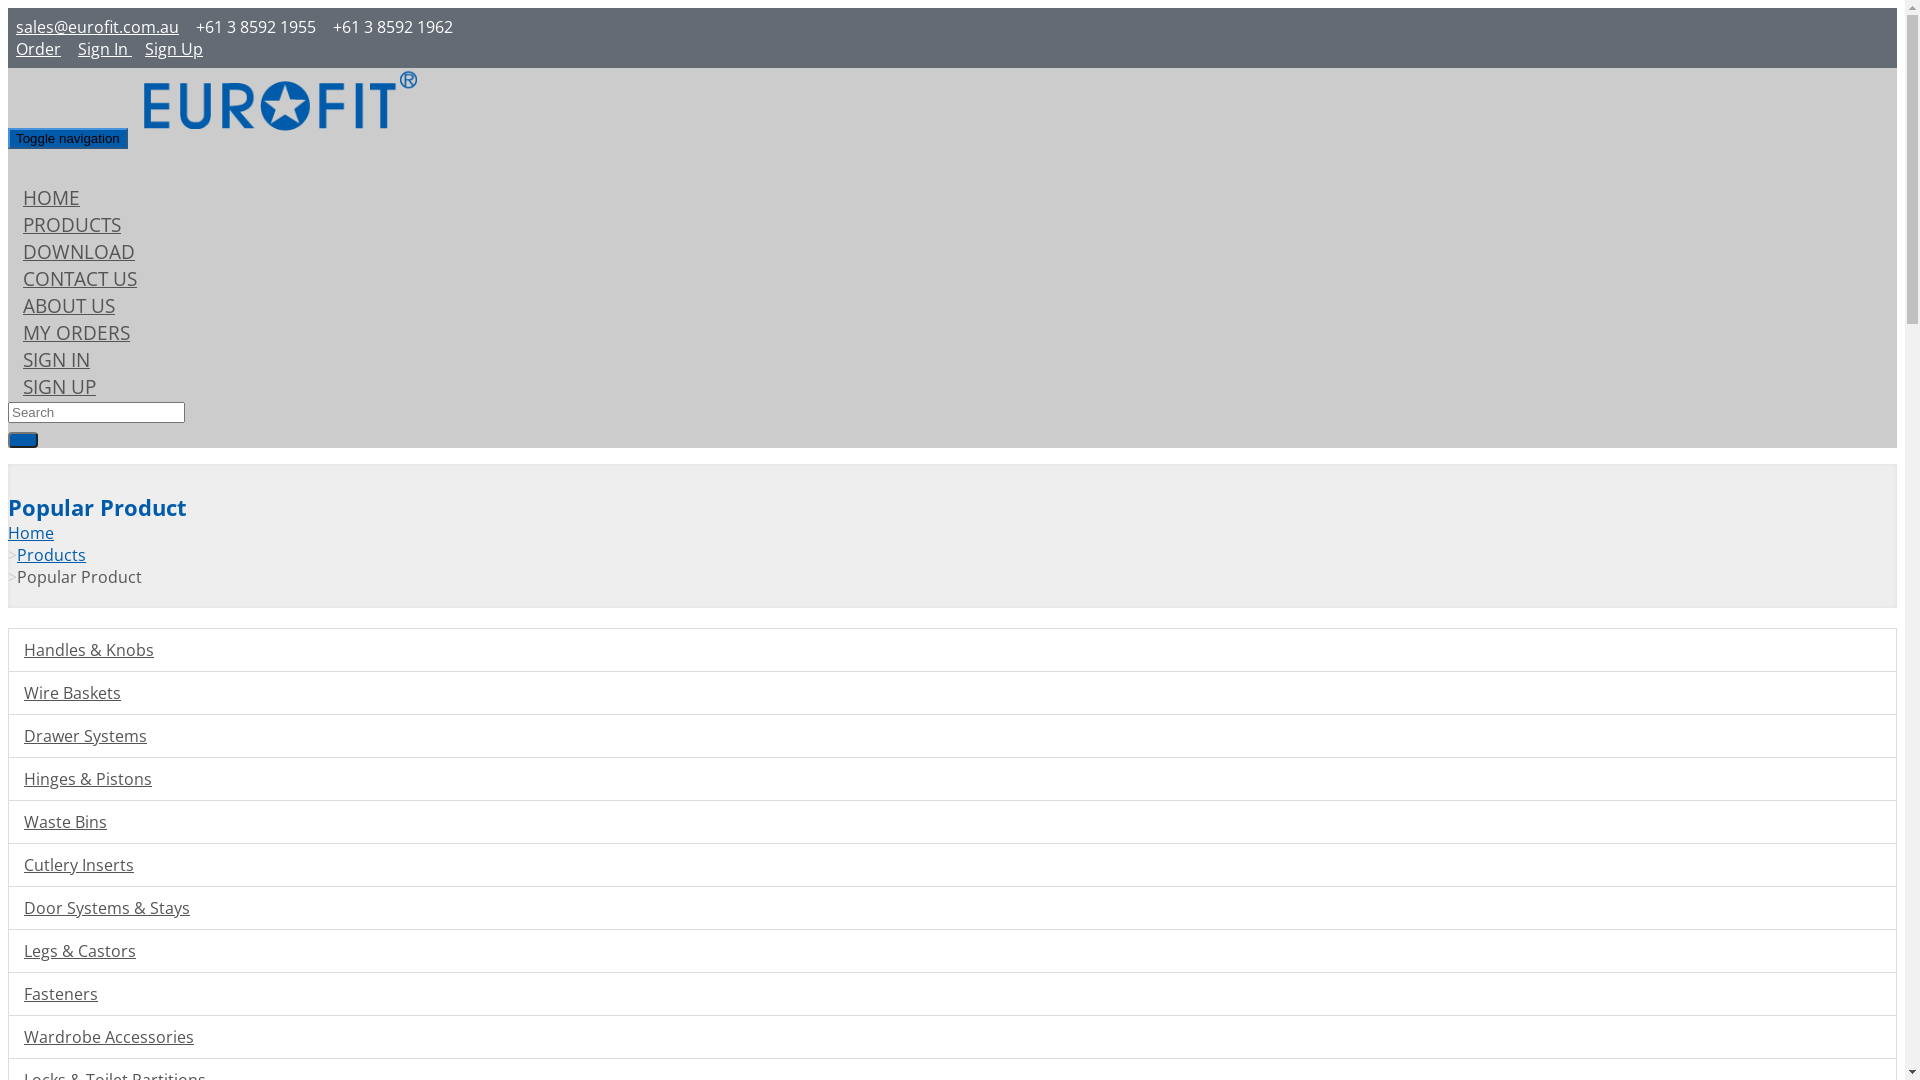  Describe the element at coordinates (51, 555) in the screenshot. I see `'Products'` at that location.